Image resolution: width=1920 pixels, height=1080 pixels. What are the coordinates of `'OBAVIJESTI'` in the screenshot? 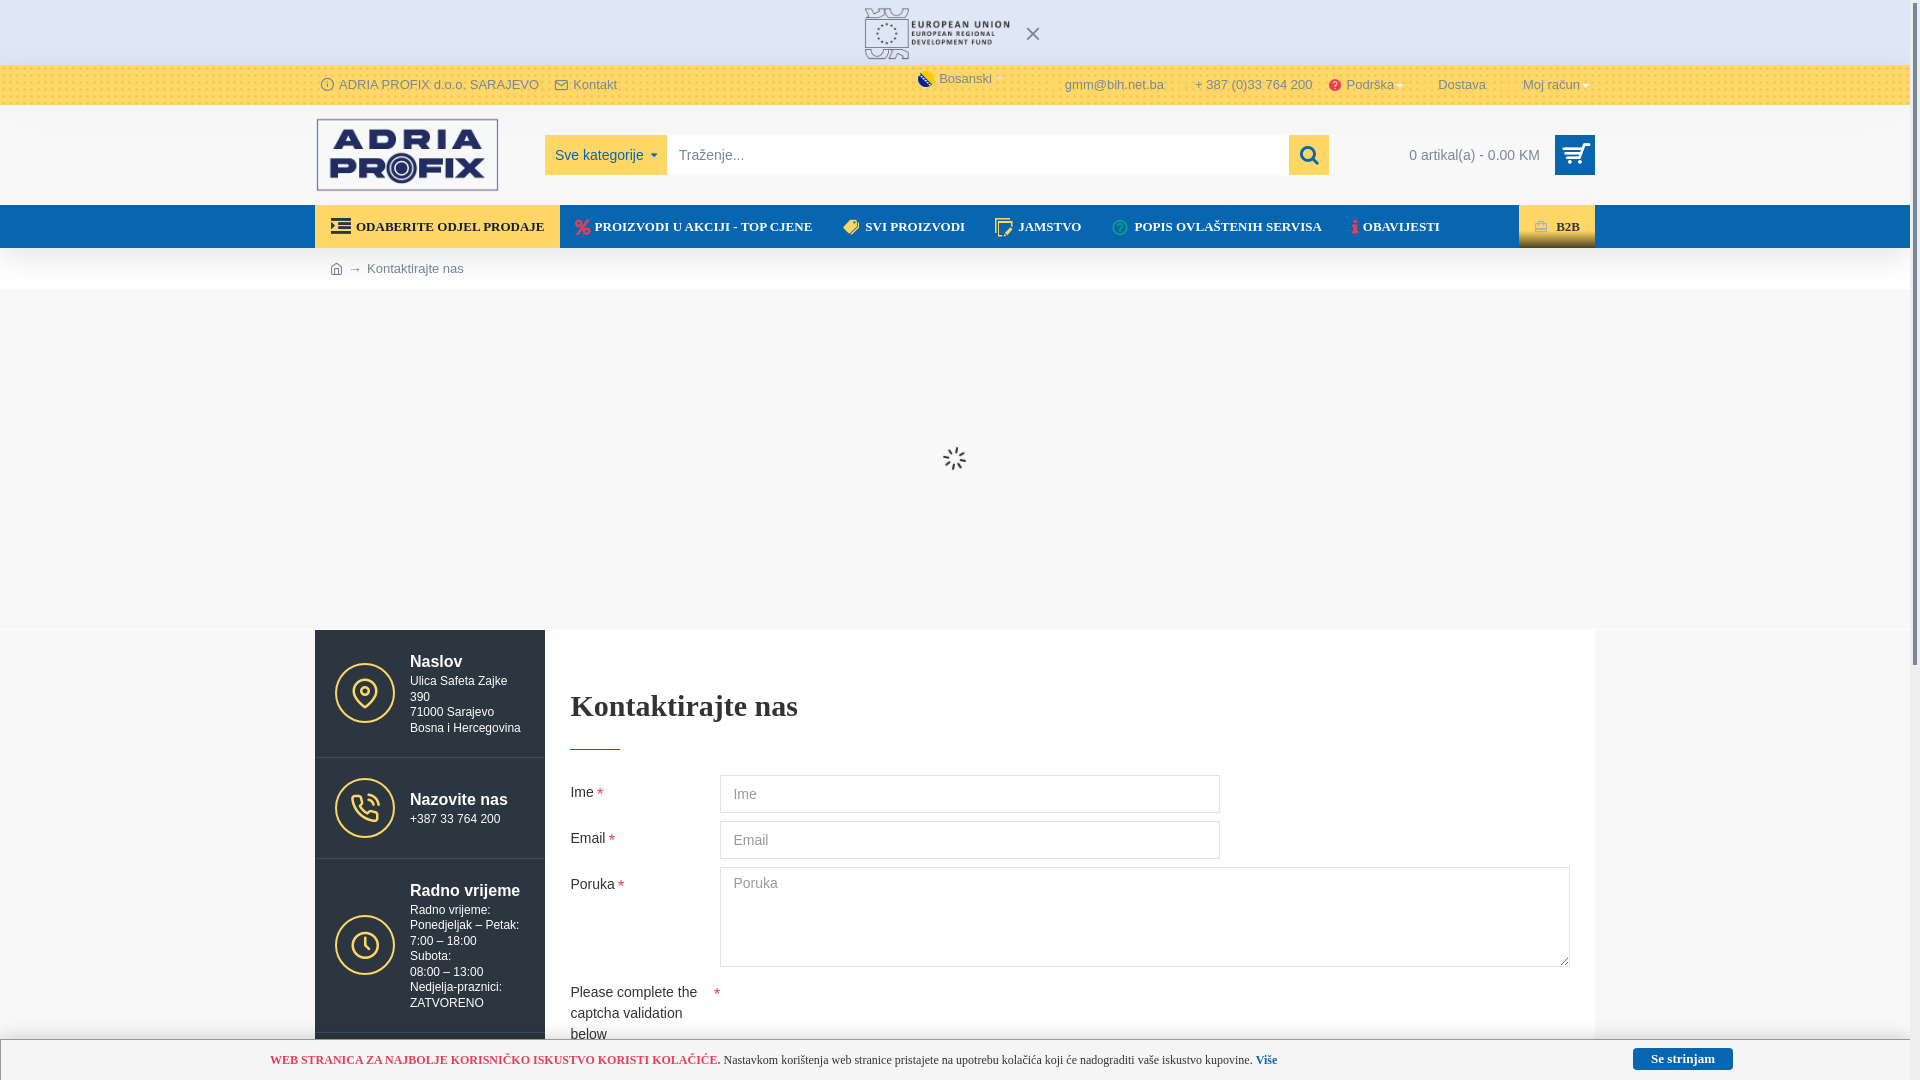 It's located at (1337, 225).